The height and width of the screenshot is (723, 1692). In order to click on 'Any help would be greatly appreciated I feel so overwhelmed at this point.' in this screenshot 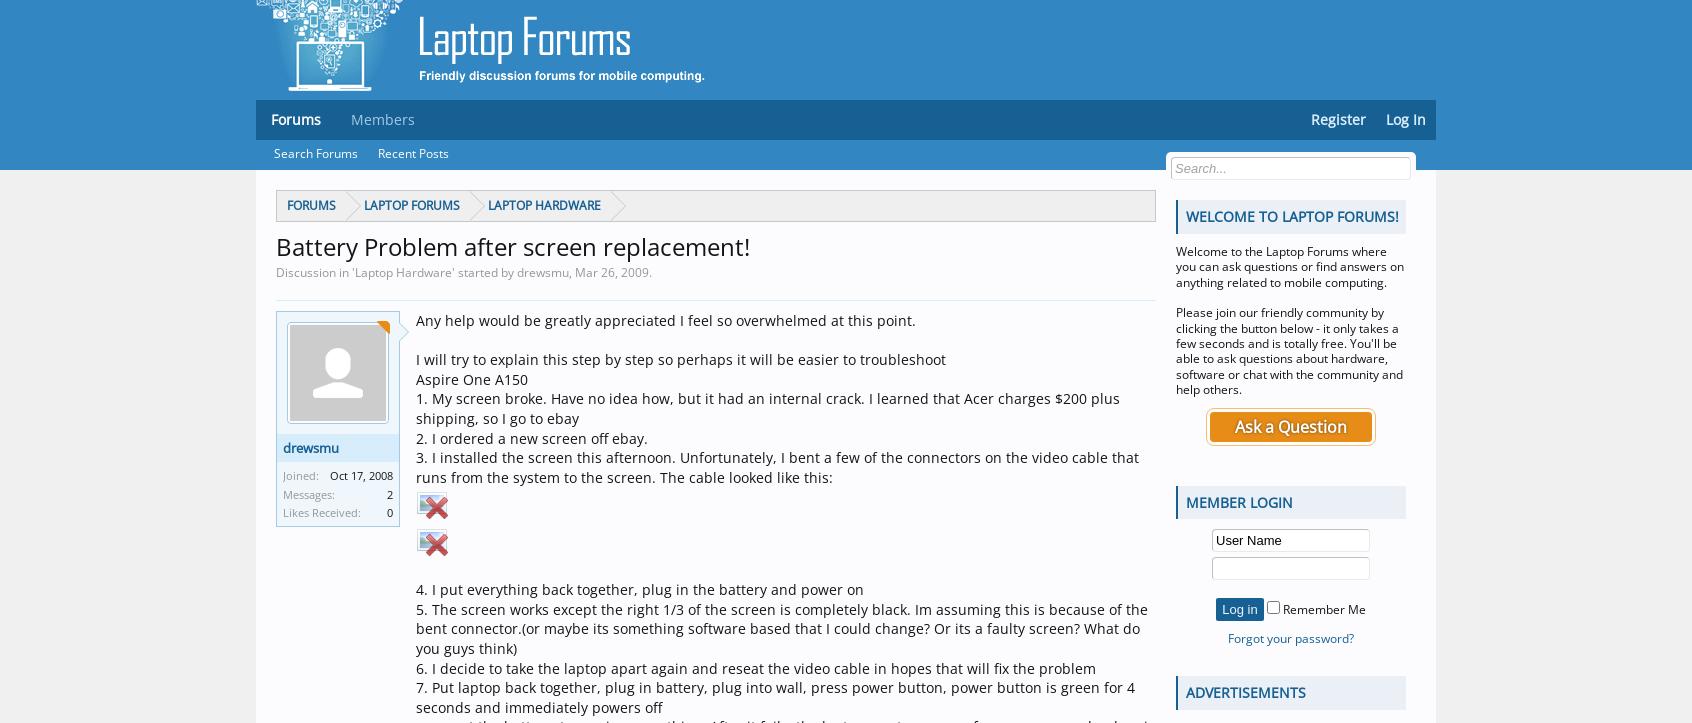, I will do `click(665, 320)`.